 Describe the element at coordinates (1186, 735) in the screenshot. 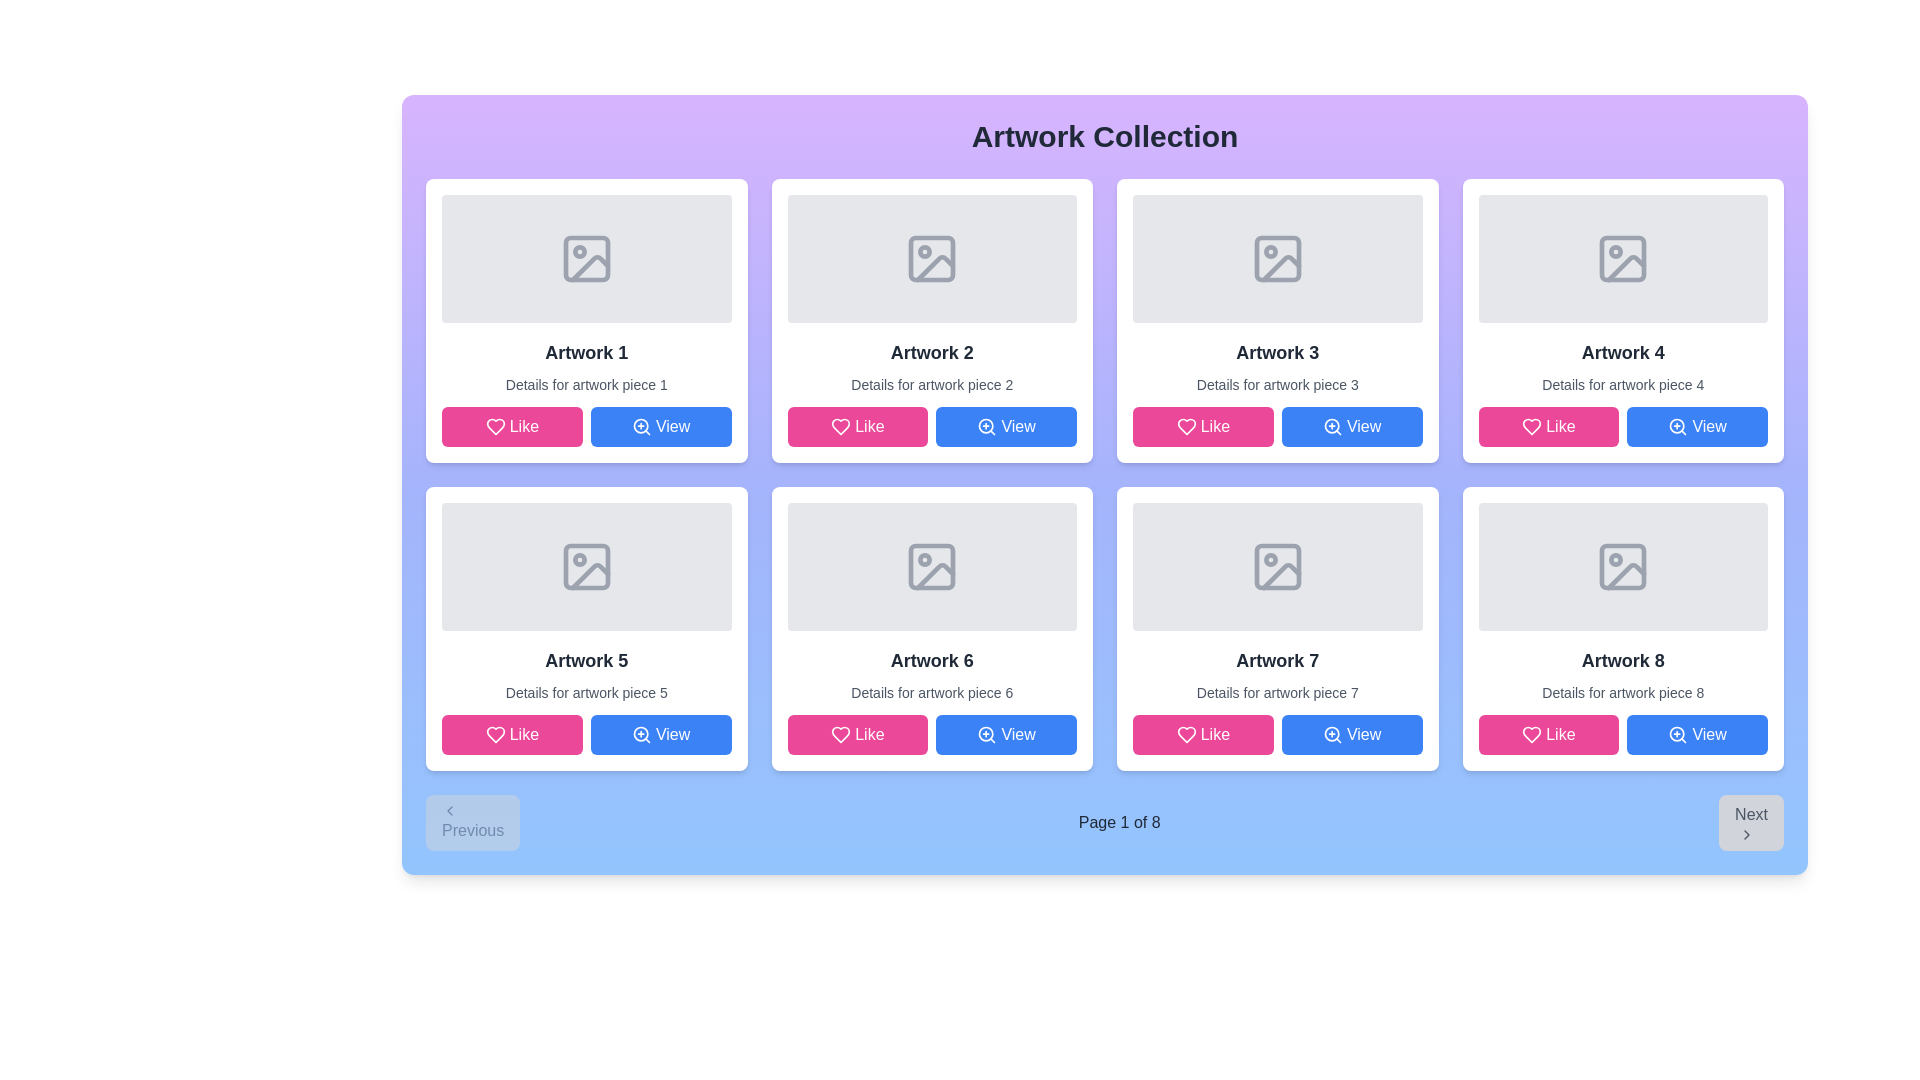

I see `the Like icon located in the lower-left corner of the 'Like' button for 'Artwork 7', which is the seventh card in the artwork grid` at that location.